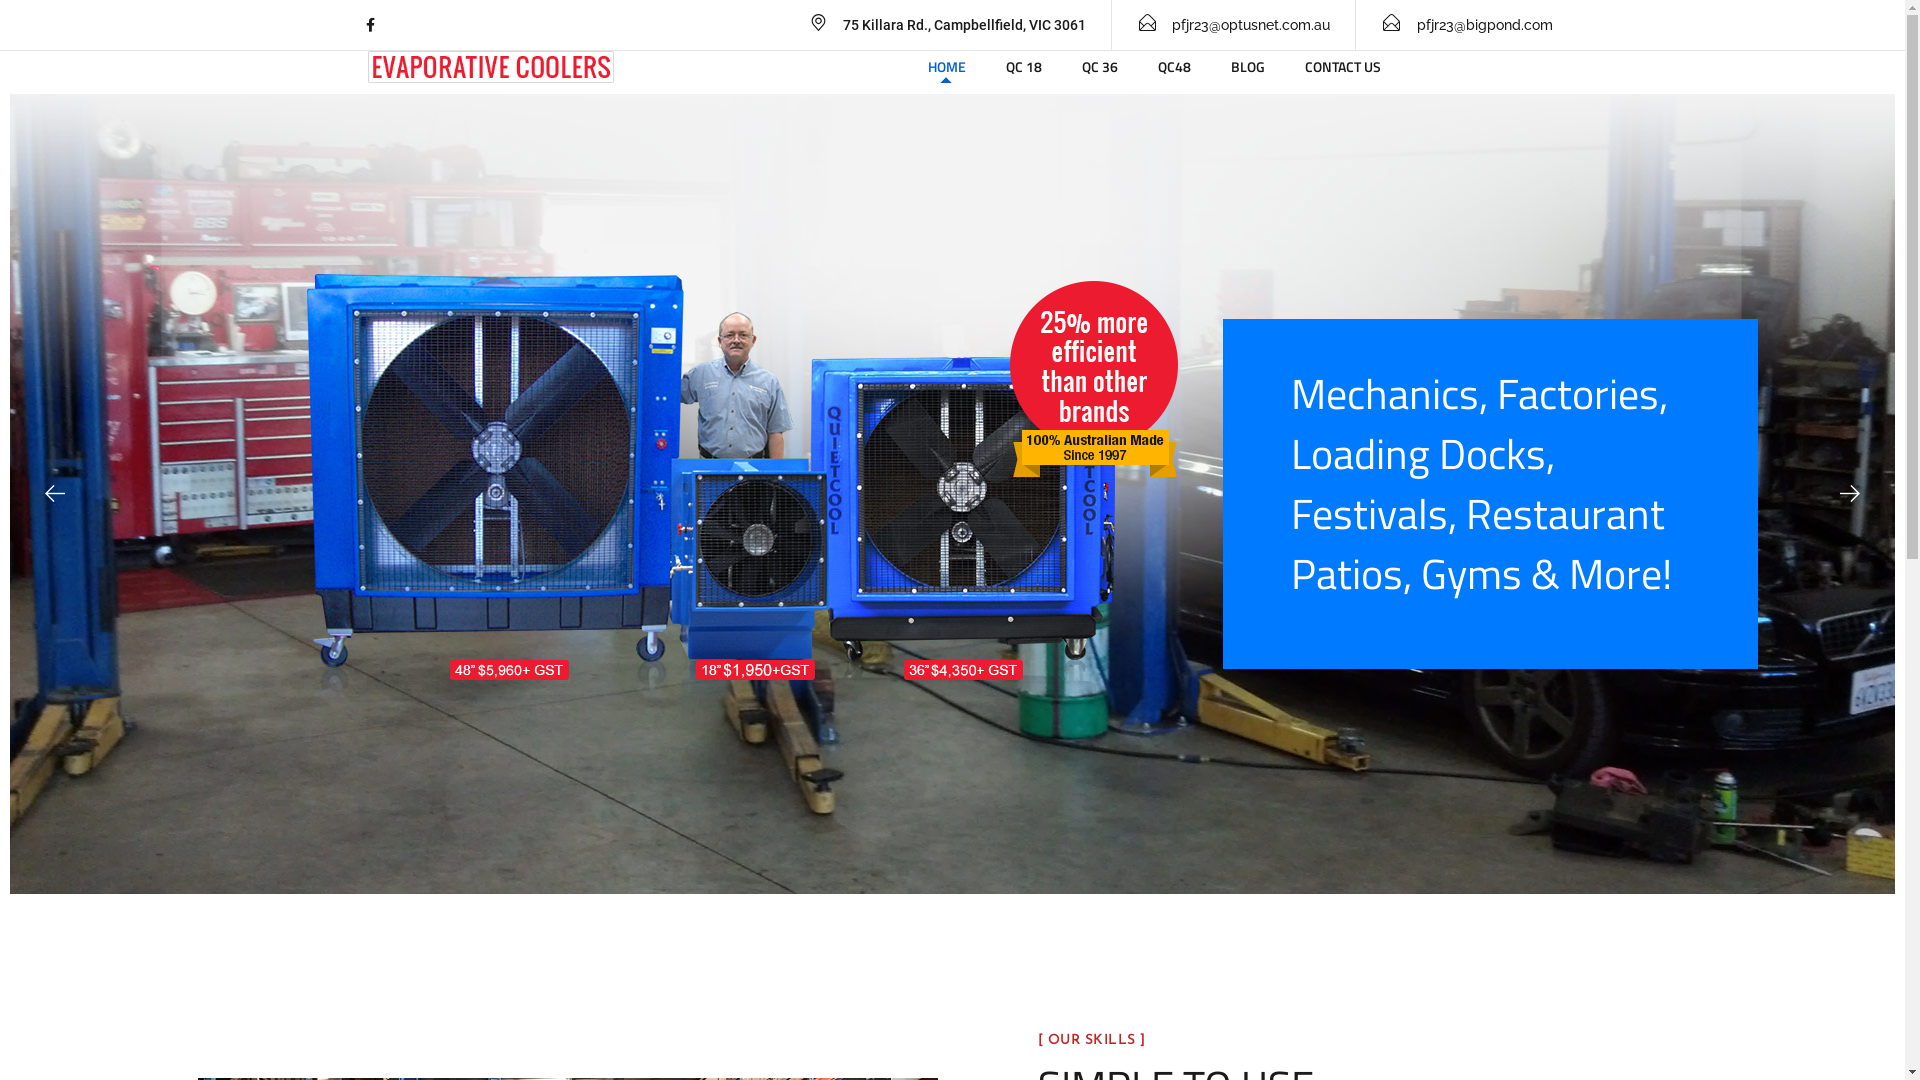 This screenshot has height=1080, width=1920. Describe the element at coordinates (945, 65) in the screenshot. I see `'HOME'` at that location.